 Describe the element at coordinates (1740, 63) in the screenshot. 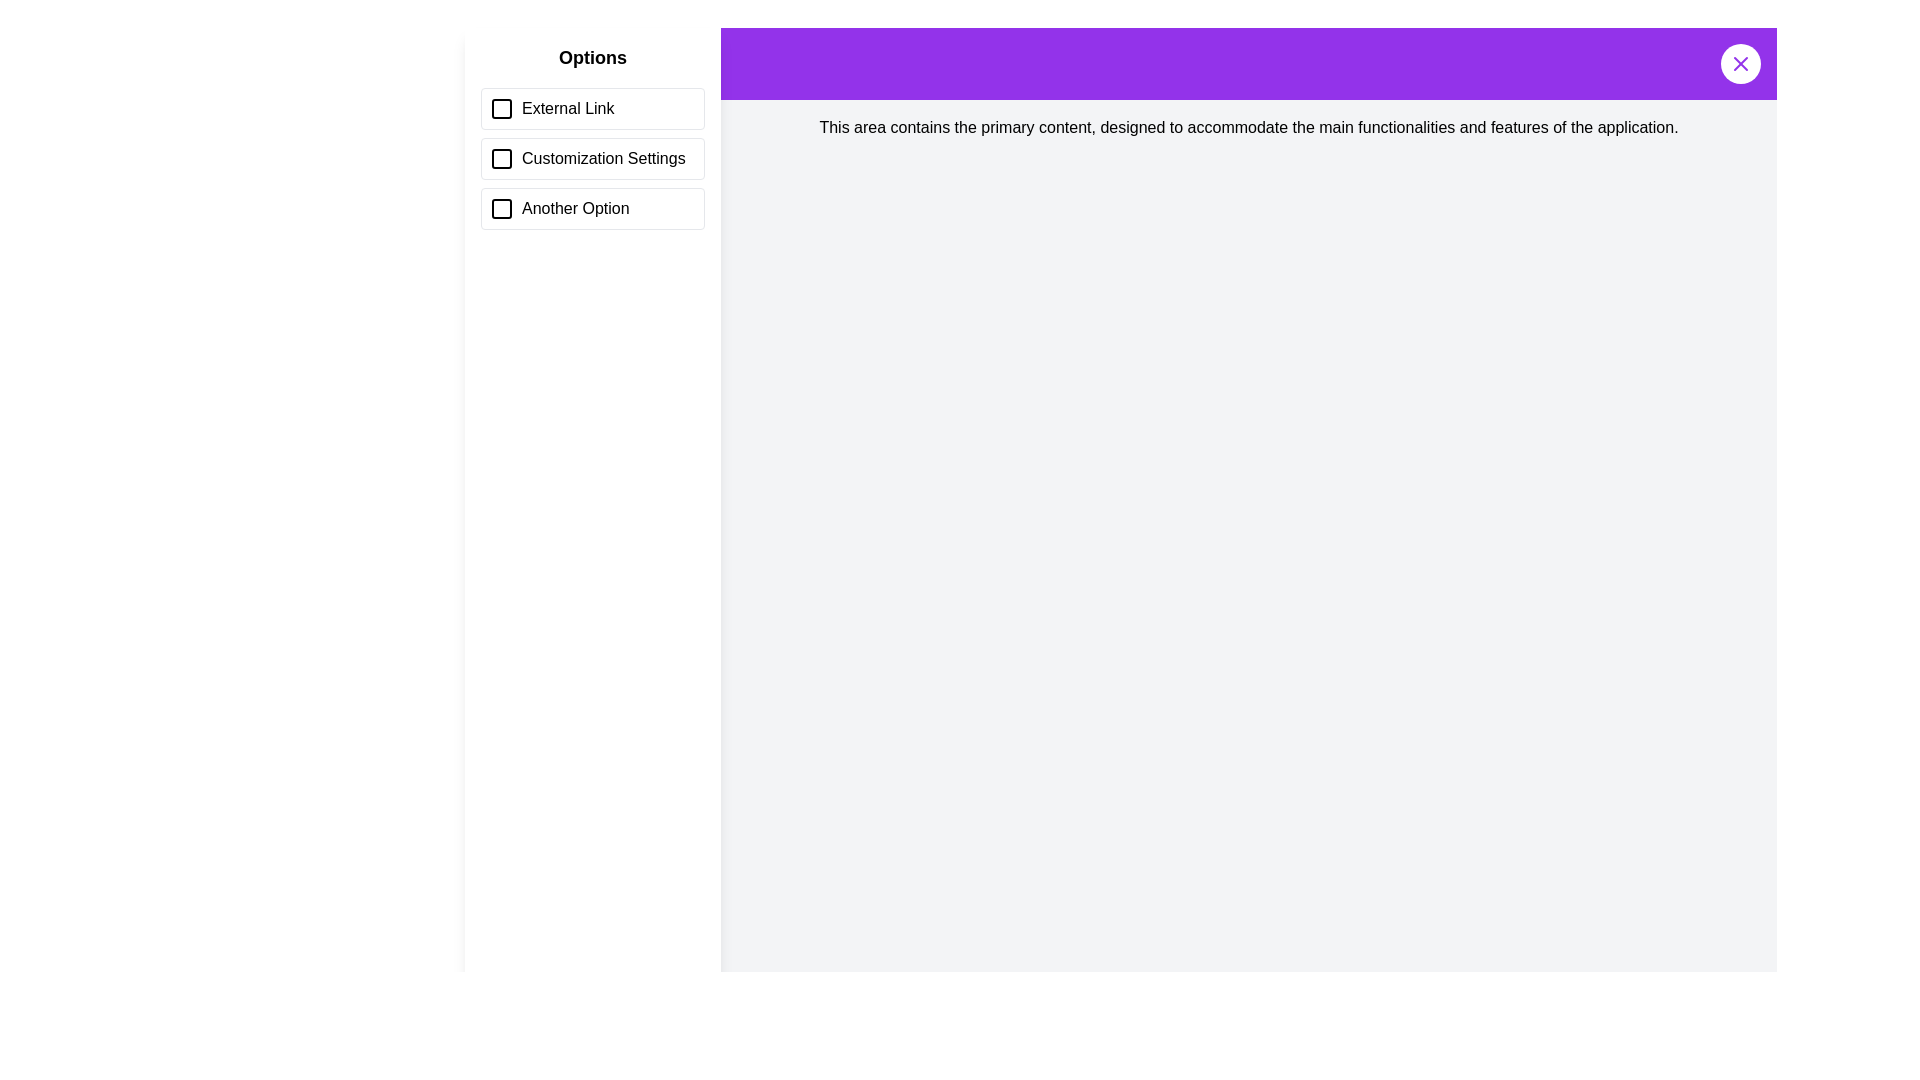

I see `the diagonal line part of the cross-shaped icon located within the circular white button with a purple background in the top-right corner of the interface` at that location.